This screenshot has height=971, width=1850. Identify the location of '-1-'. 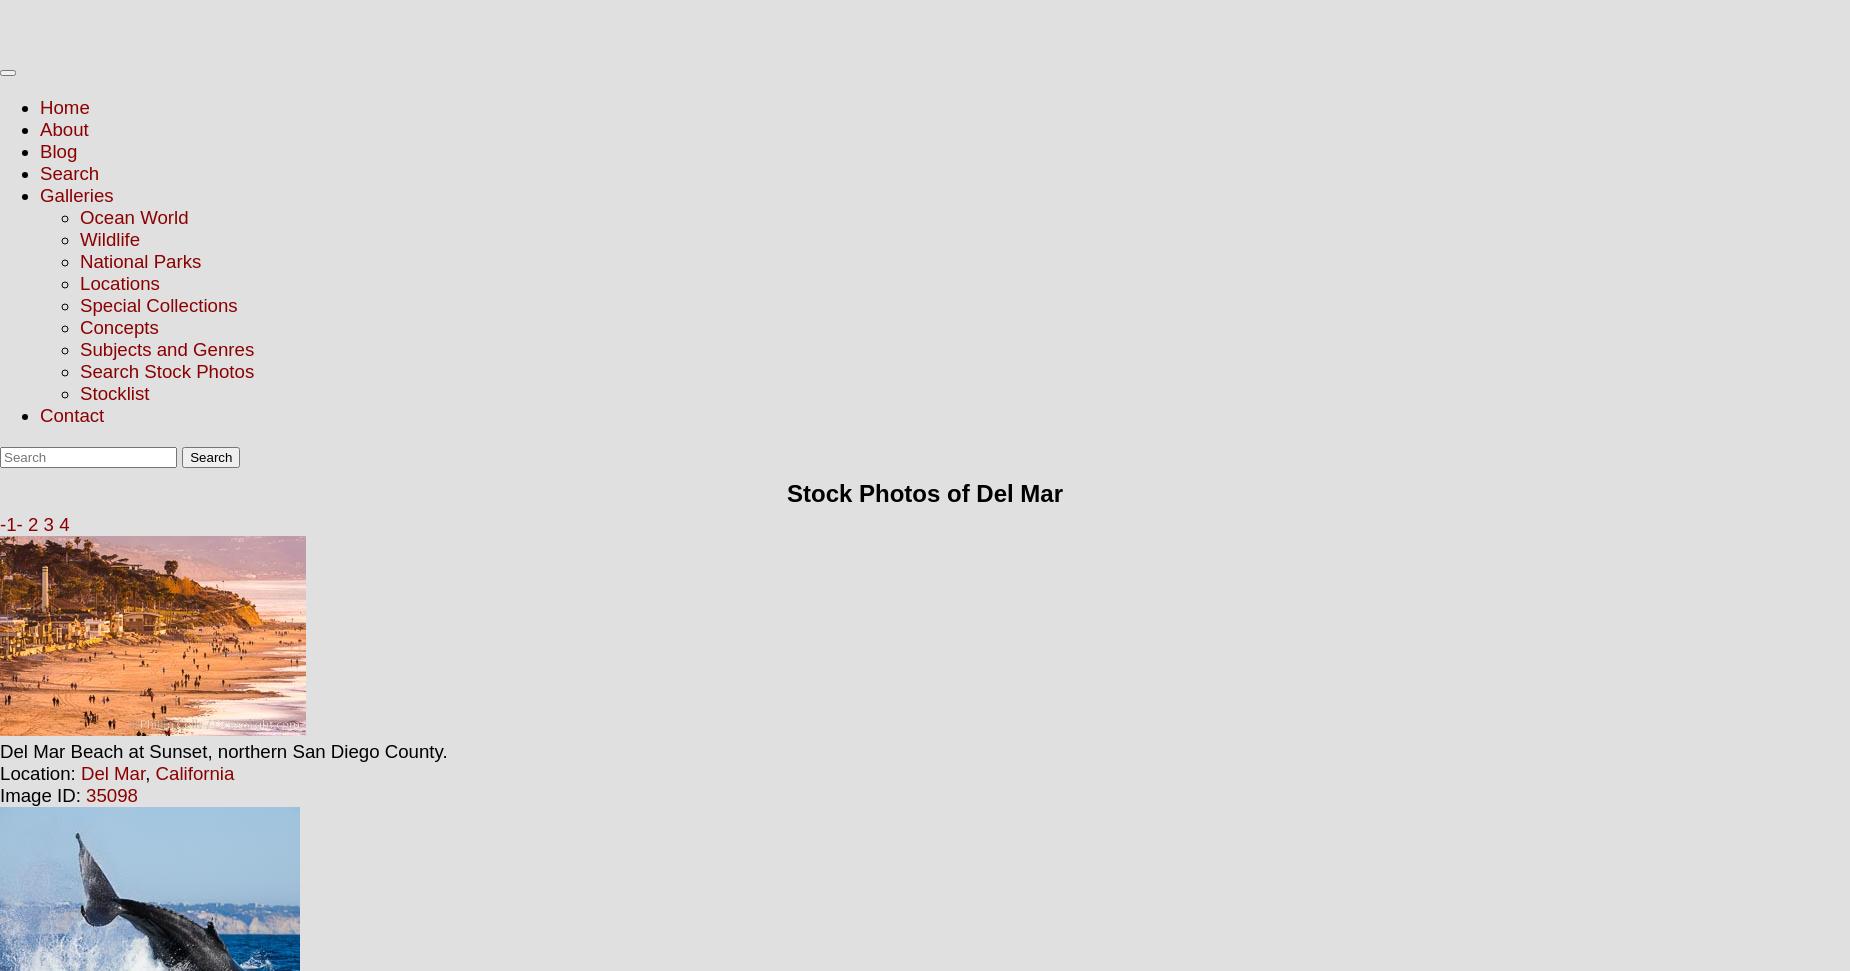
(9, 523).